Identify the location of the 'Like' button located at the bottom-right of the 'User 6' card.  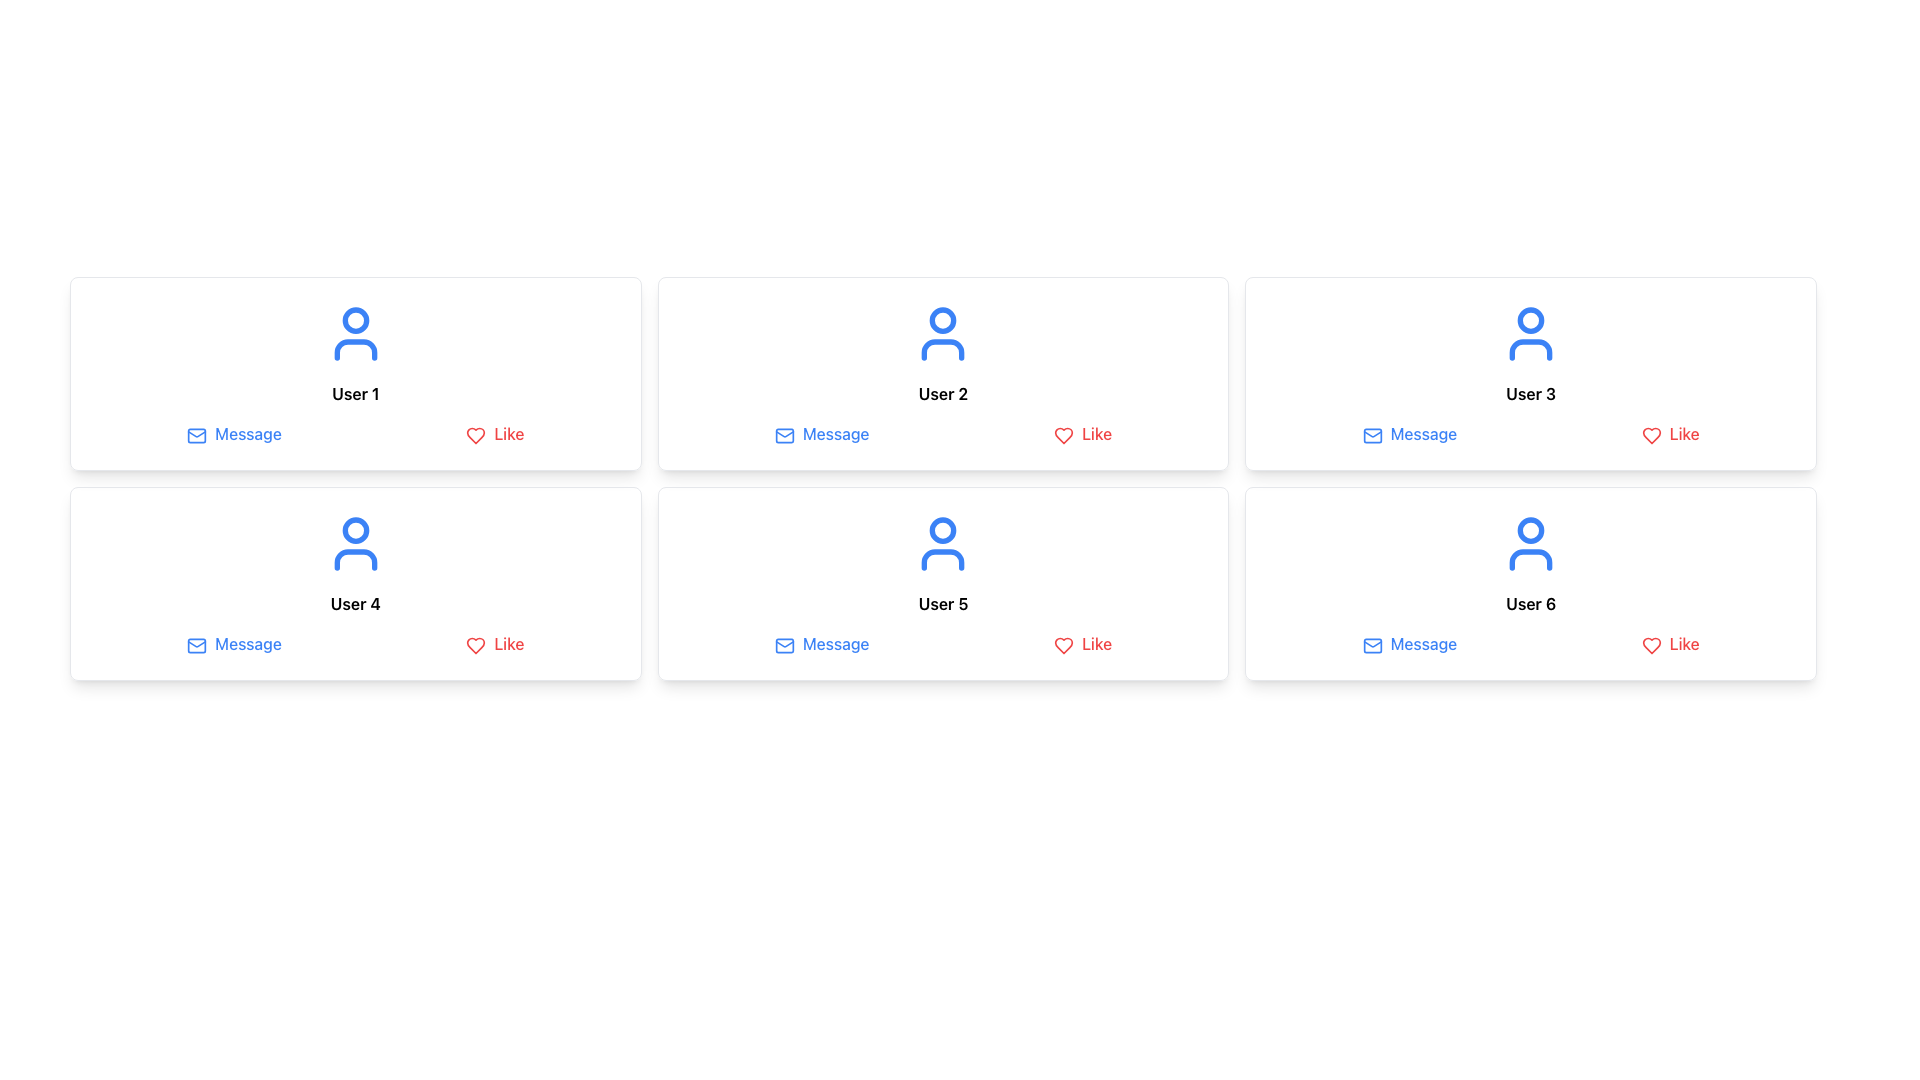
(1670, 644).